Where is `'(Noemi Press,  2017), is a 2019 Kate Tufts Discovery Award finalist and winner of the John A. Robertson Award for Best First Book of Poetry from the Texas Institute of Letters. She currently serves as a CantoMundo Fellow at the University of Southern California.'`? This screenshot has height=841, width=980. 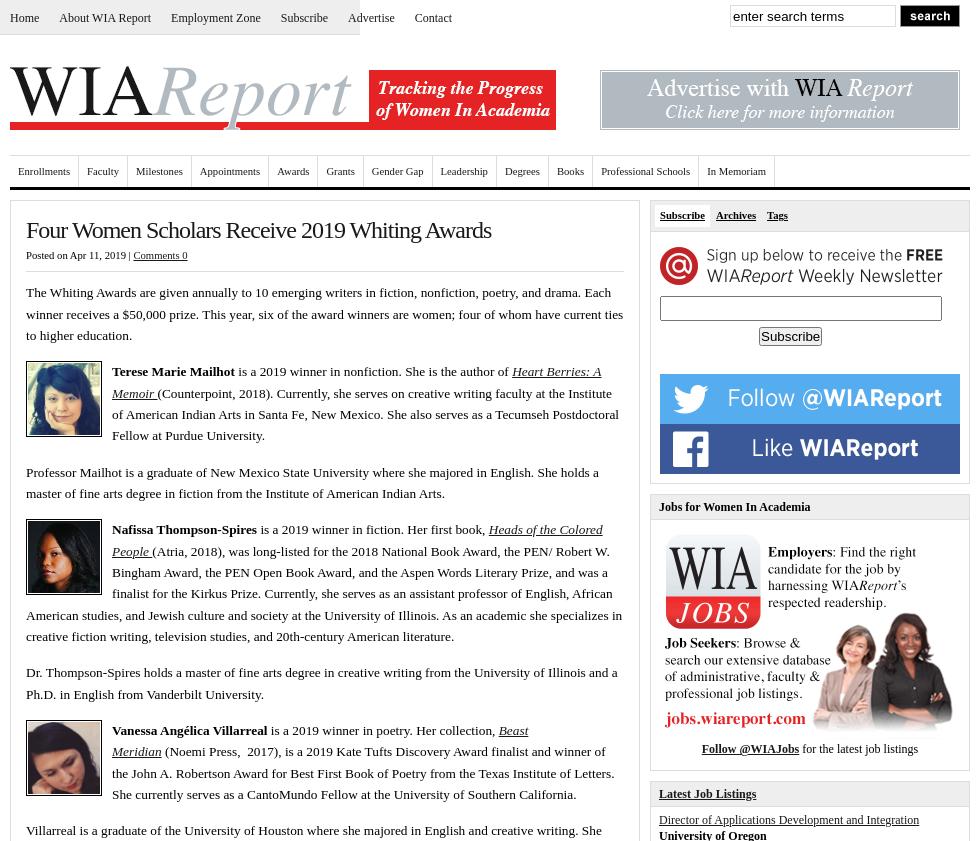
'(Noemi Press,  2017), is a 2019 Kate Tufts Discovery Award finalist and winner of the John A. Robertson Award for Best First Book of Poetry from the Texas Institute of Letters. She currently serves as a CantoMundo Fellow at the University of Southern California.' is located at coordinates (362, 772).